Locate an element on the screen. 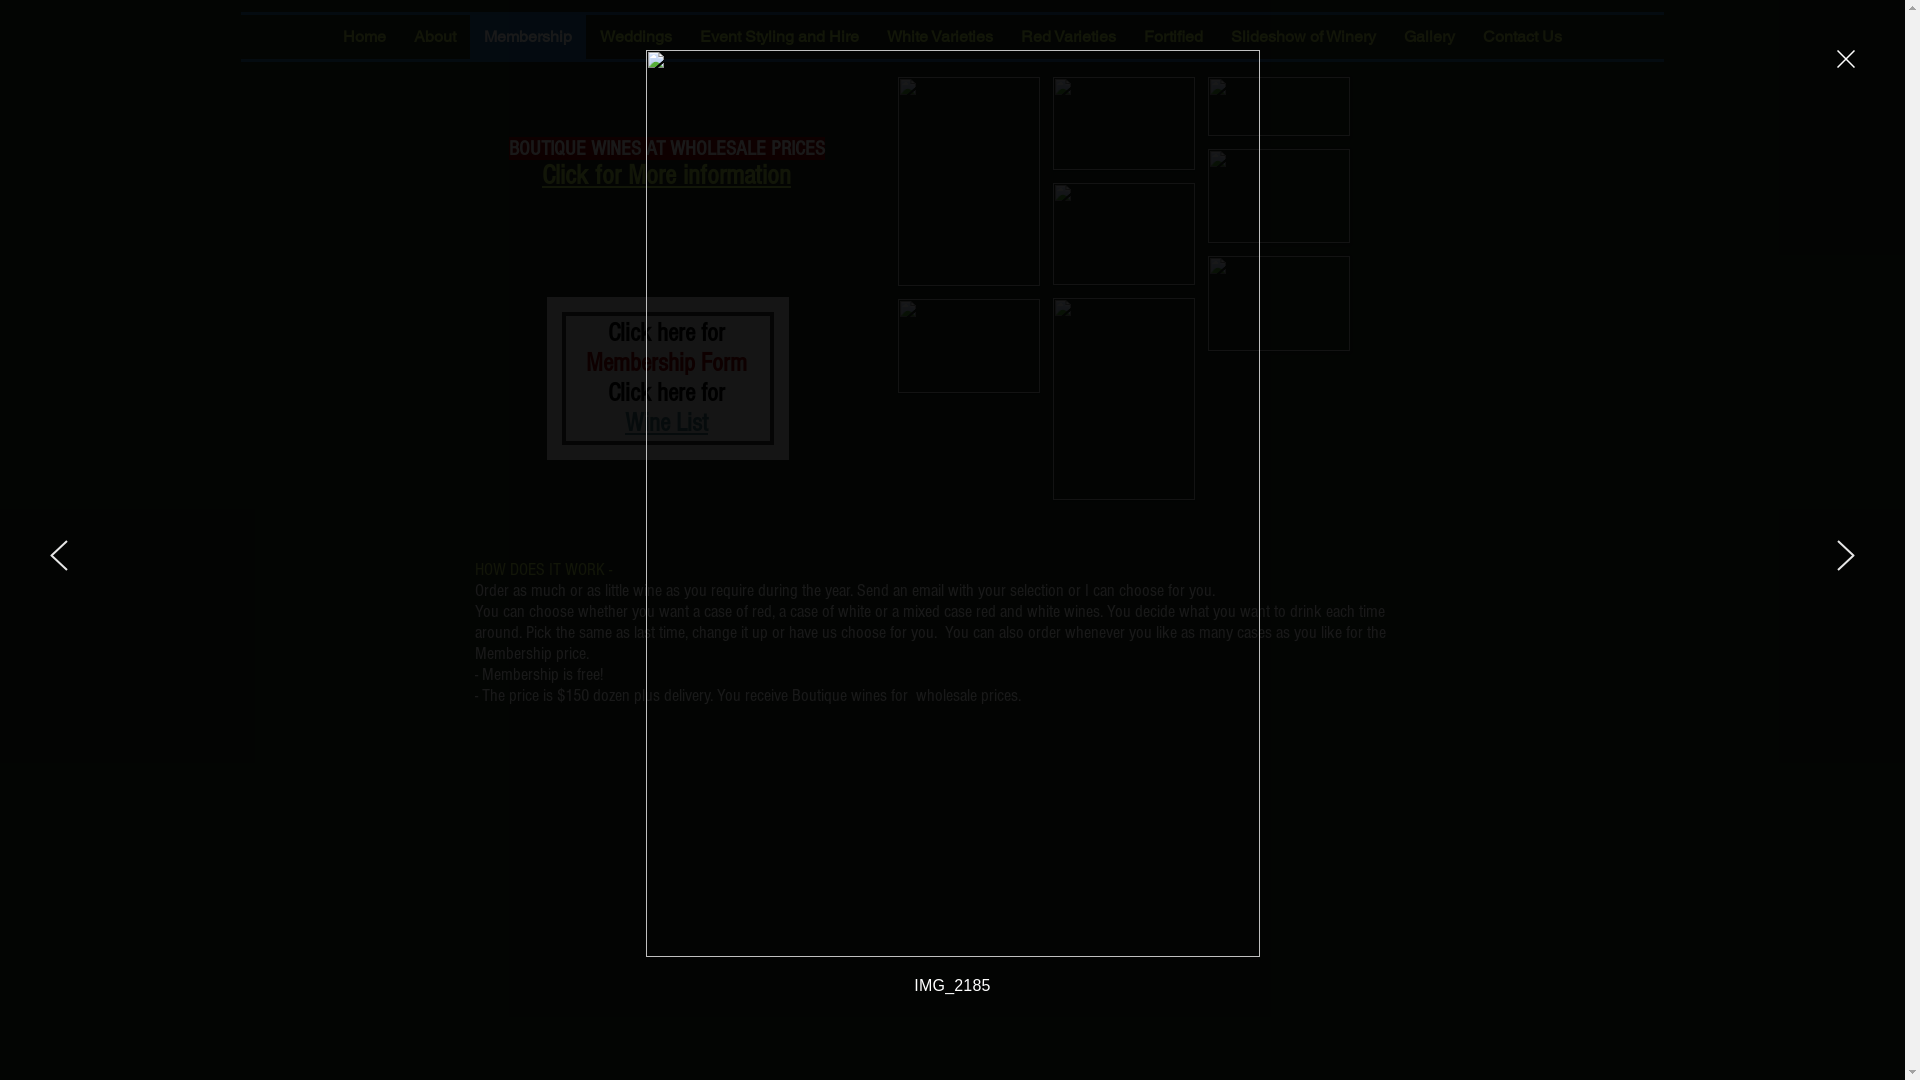 This screenshot has width=1920, height=1080. 'About' is located at coordinates (434, 37).